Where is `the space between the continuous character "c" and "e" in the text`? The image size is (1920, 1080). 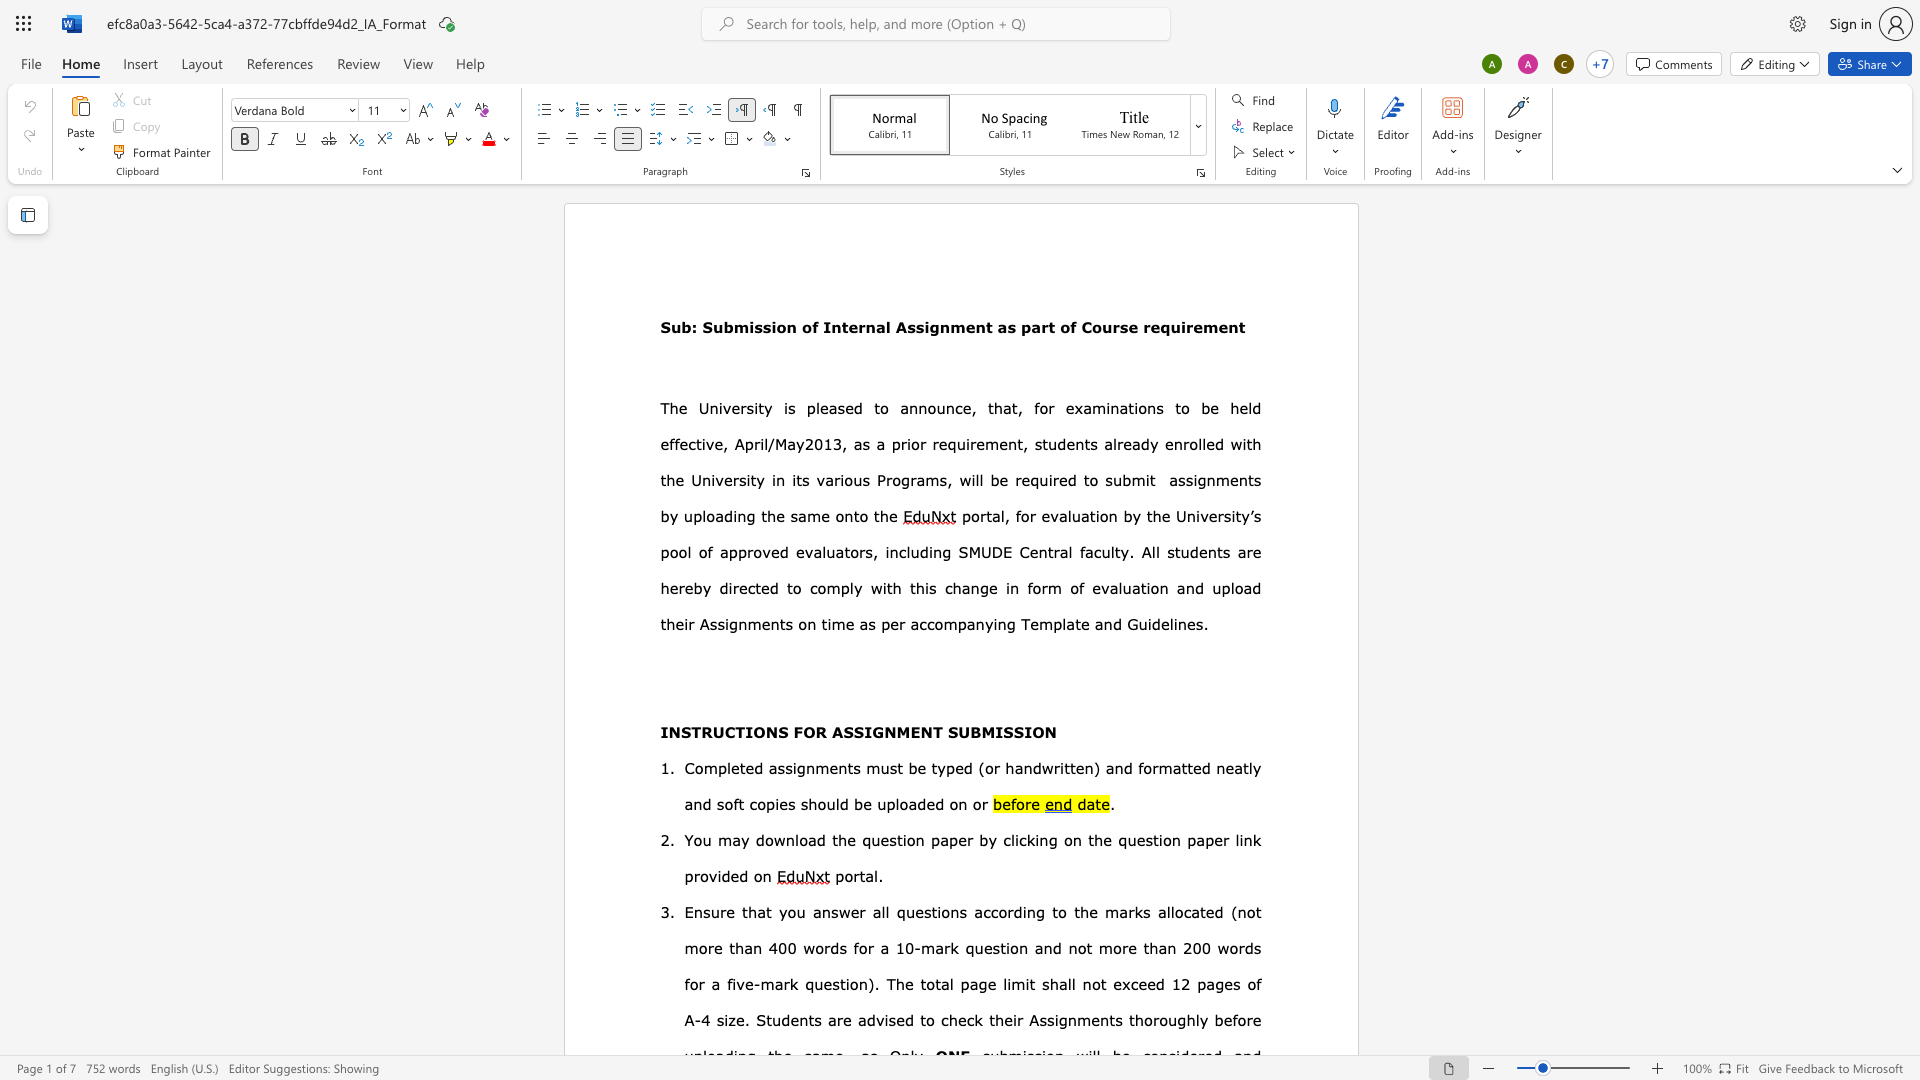 the space between the continuous character "c" and "e" in the text is located at coordinates (1138, 982).